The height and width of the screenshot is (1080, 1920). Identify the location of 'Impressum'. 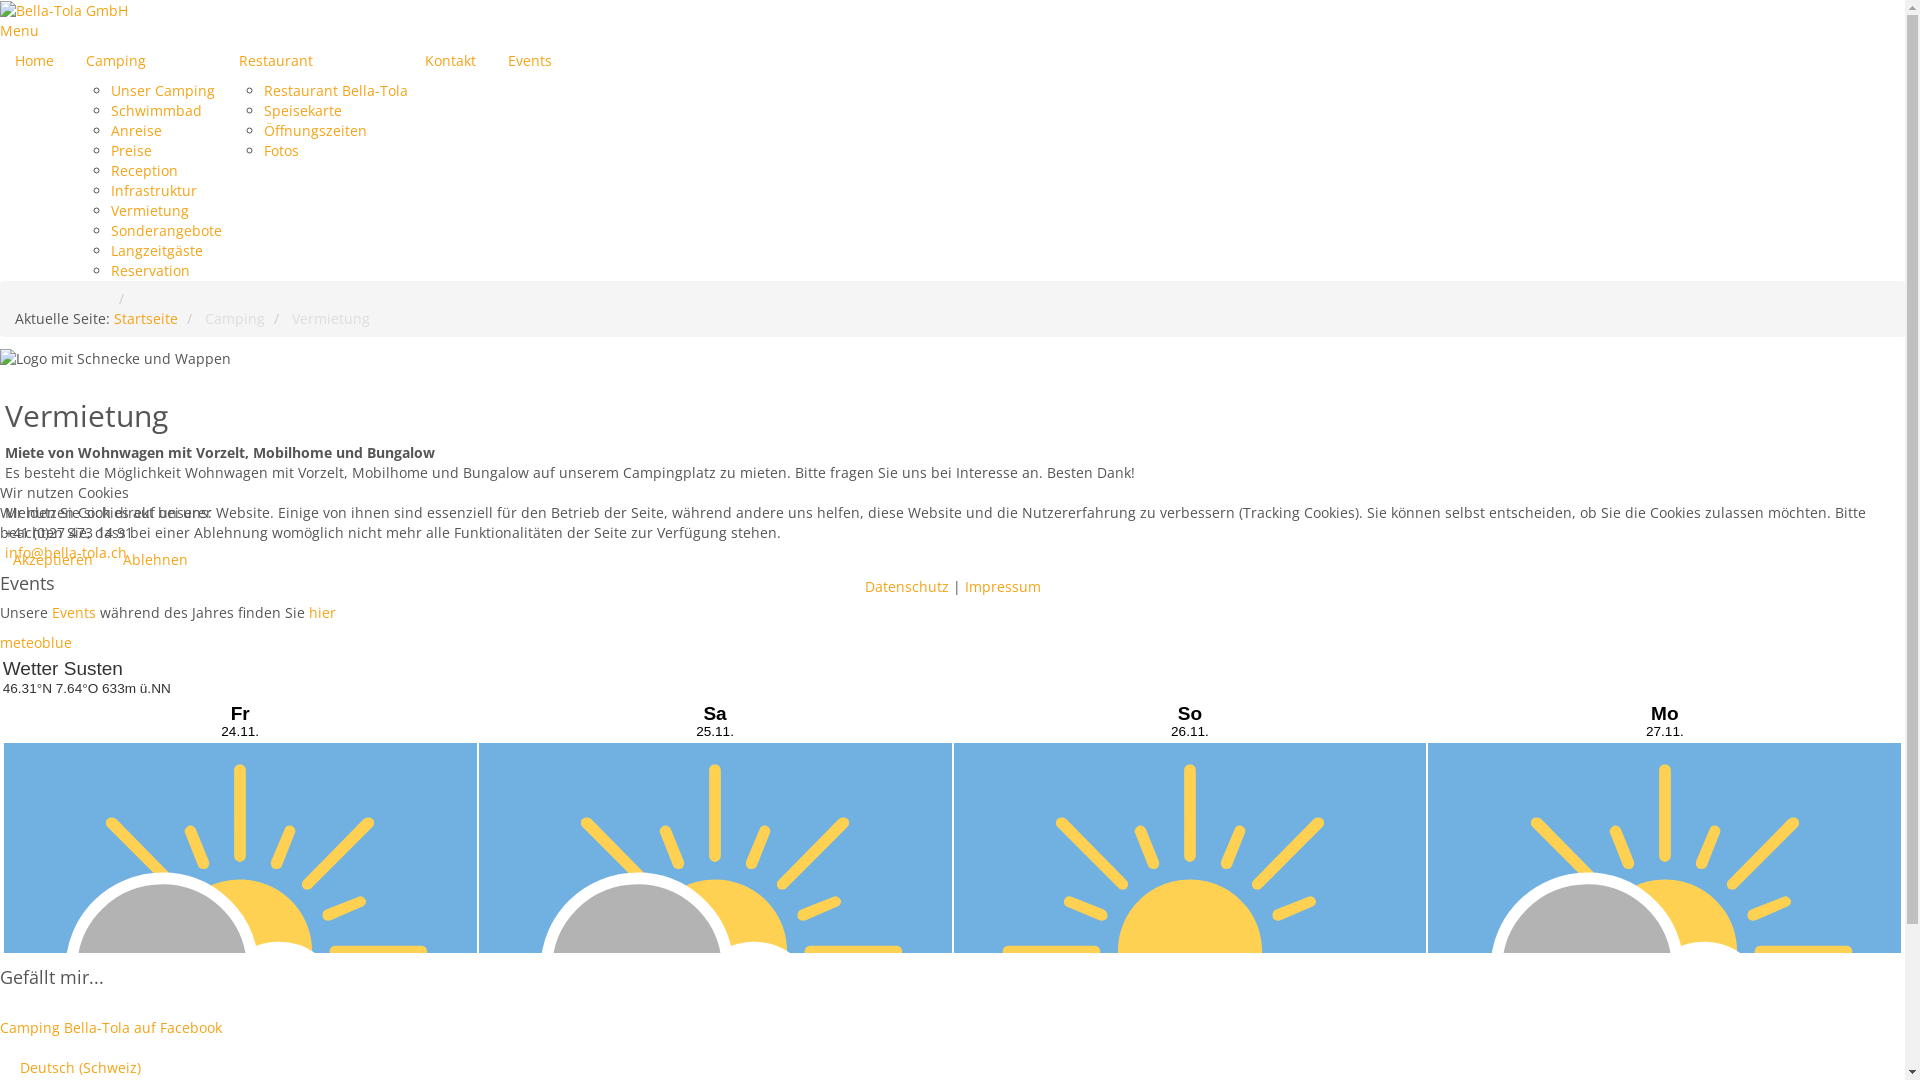
(1002, 585).